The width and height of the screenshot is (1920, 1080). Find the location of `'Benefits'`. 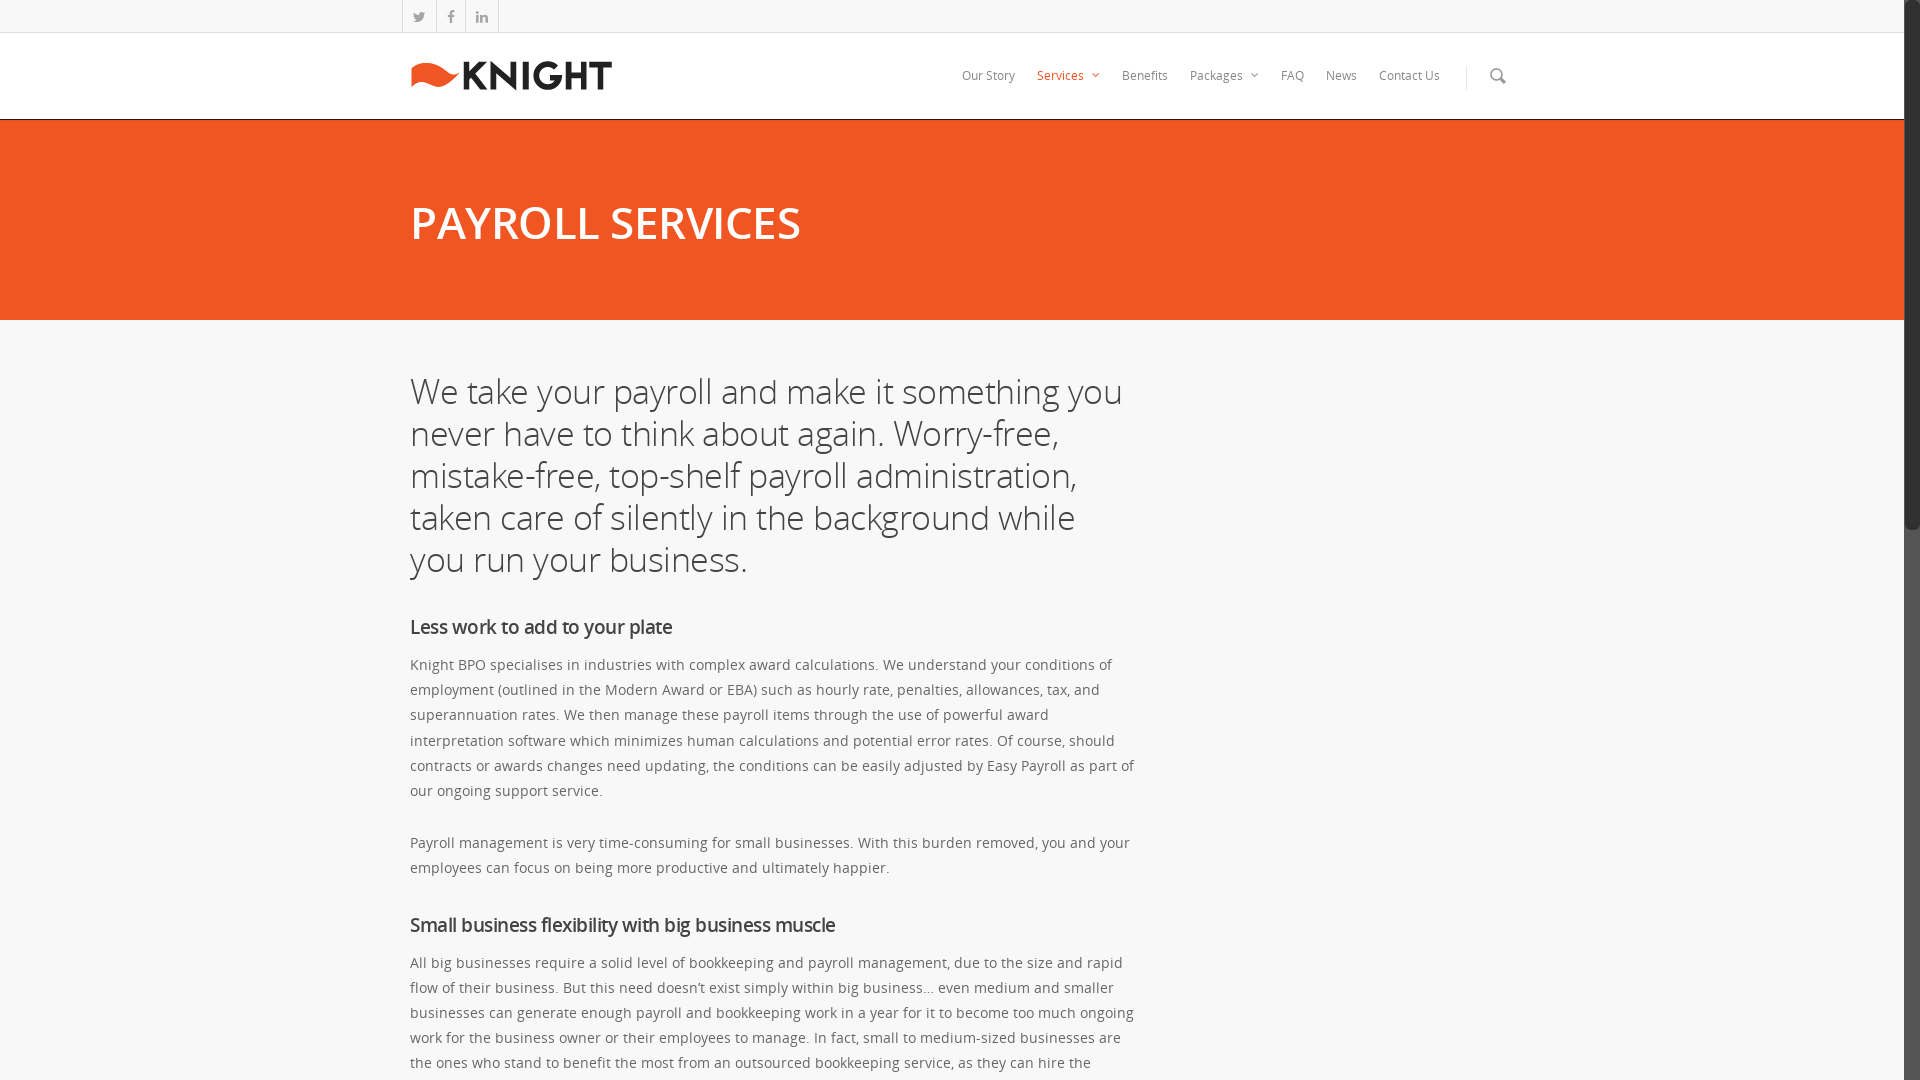

'Benefits' is located at coordinates (1145, 88).